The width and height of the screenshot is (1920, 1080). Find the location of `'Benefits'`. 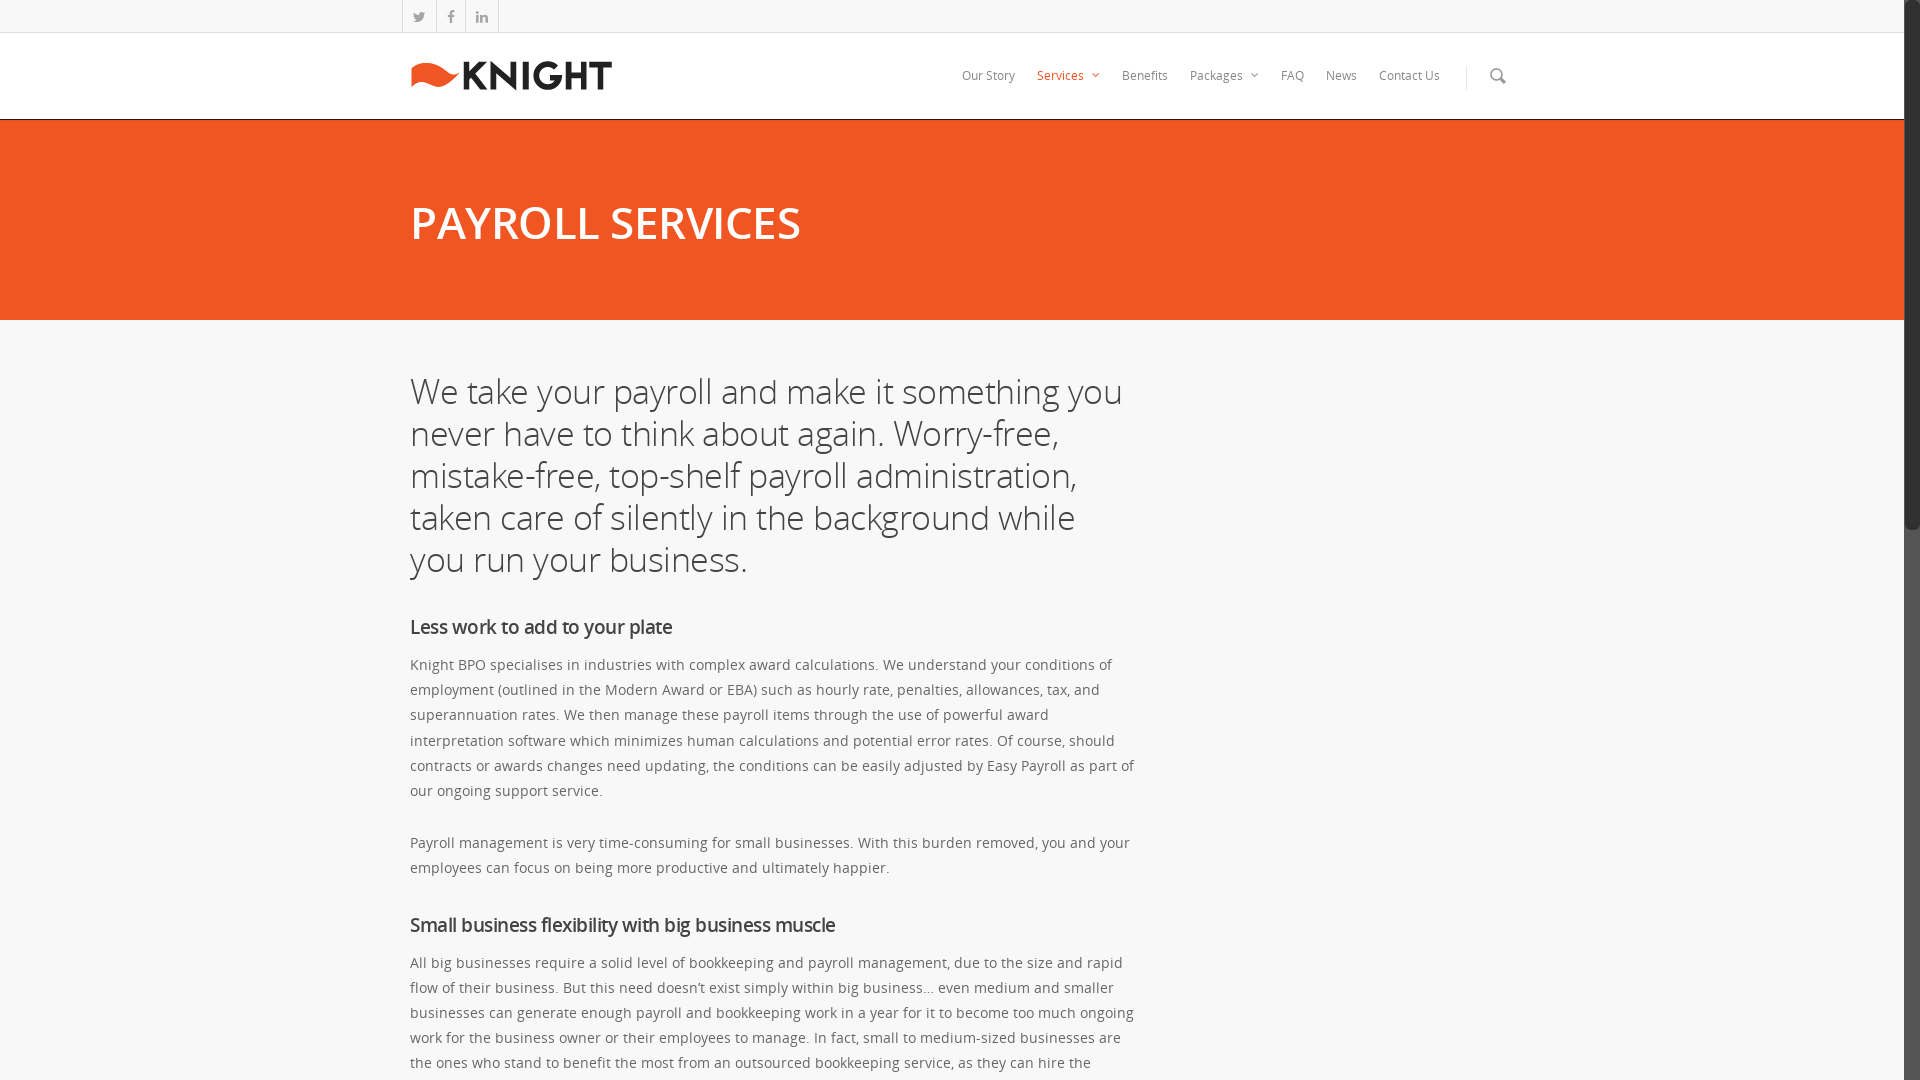

'Benefits' is located at coordinates (1145, 88).